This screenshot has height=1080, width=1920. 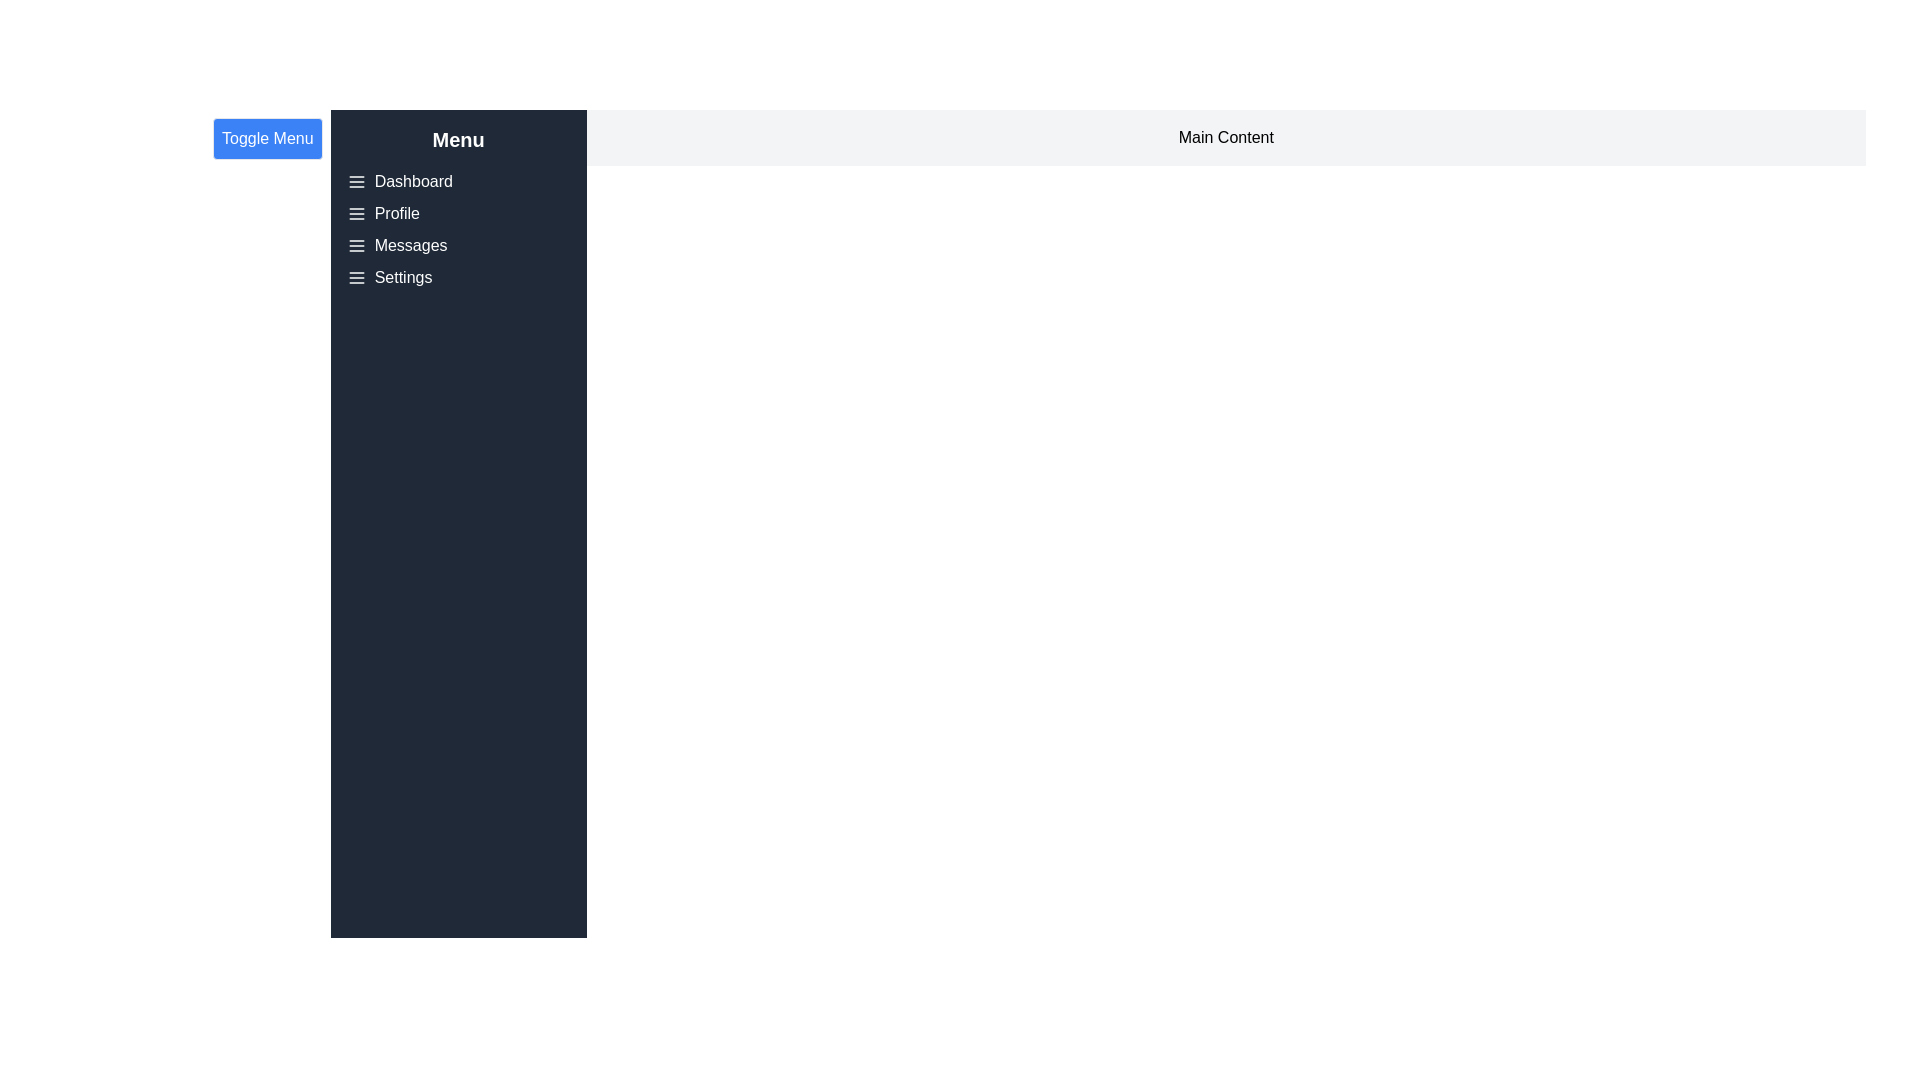 I want to click on the menu item labeled 'Messages' in the drawer, so click(x=410, y=245).